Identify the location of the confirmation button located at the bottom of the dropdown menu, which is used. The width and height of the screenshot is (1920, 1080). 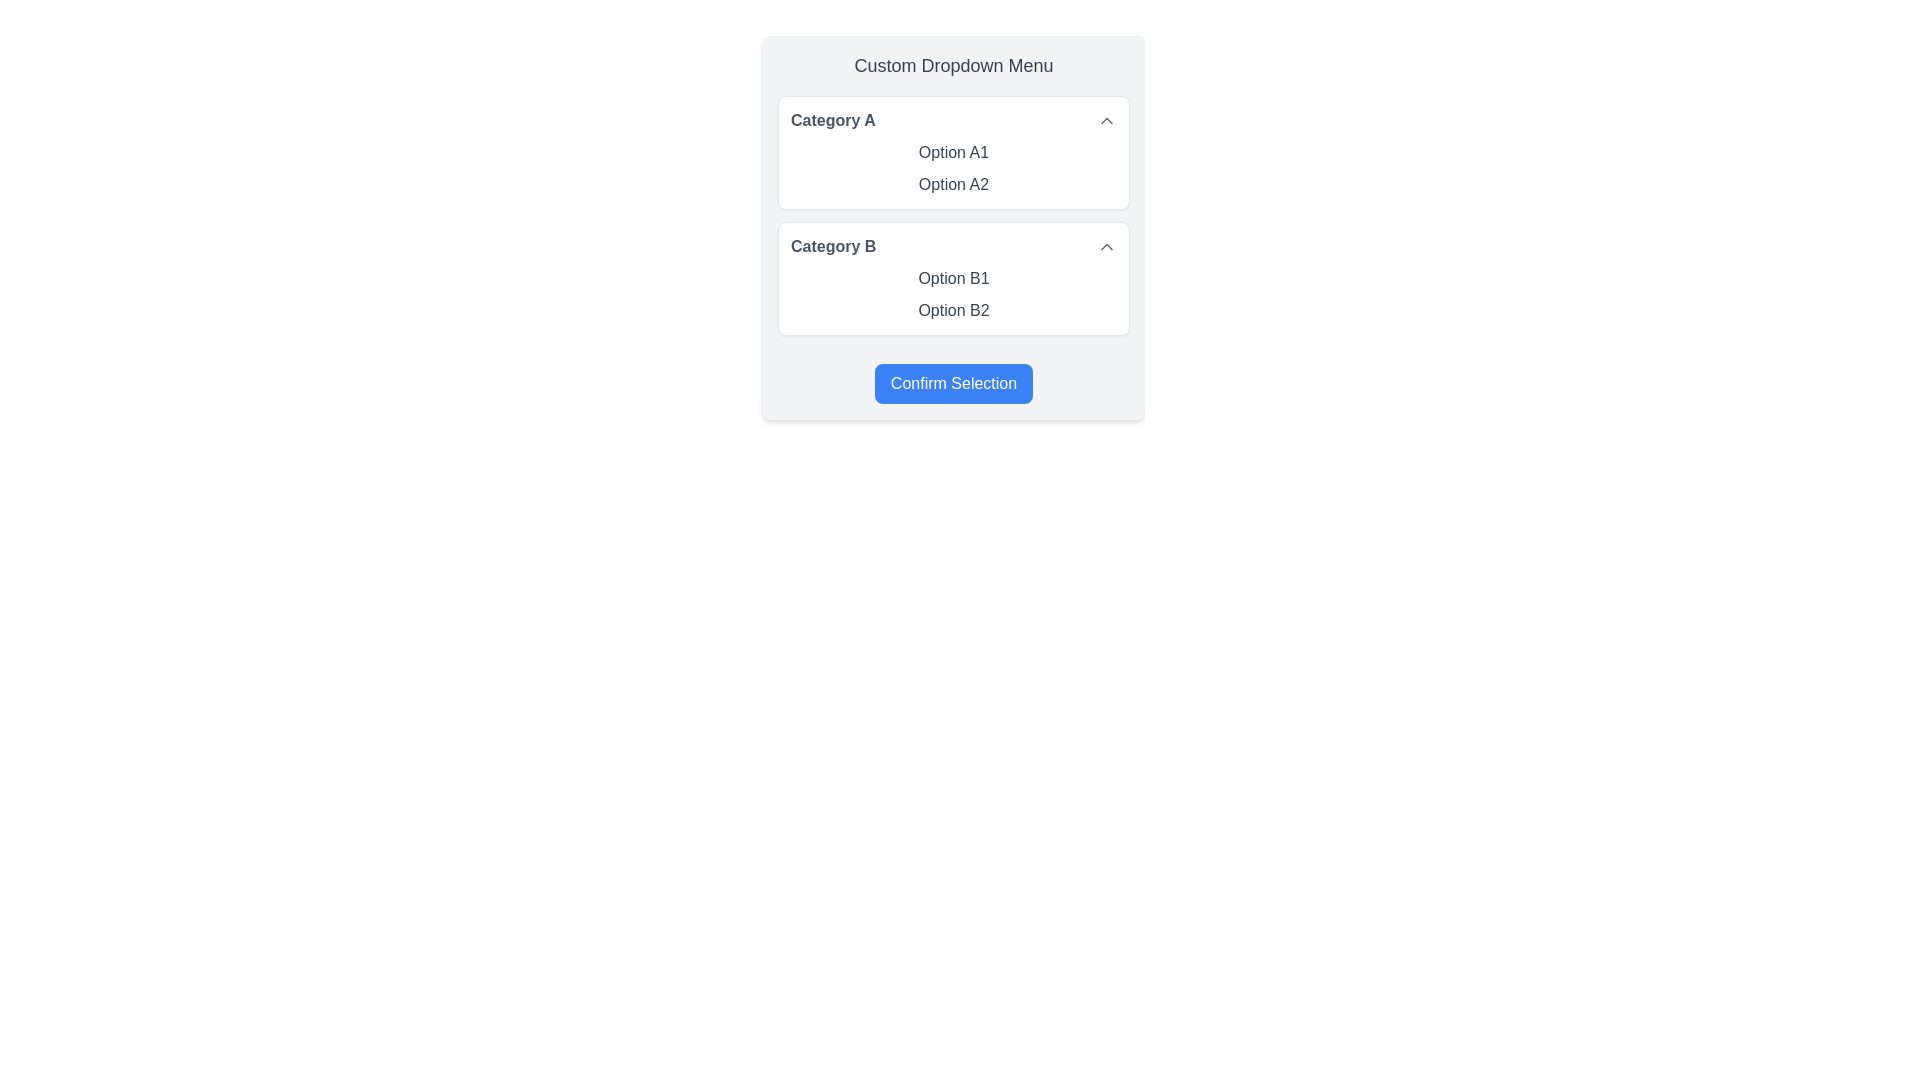
(953, 384).